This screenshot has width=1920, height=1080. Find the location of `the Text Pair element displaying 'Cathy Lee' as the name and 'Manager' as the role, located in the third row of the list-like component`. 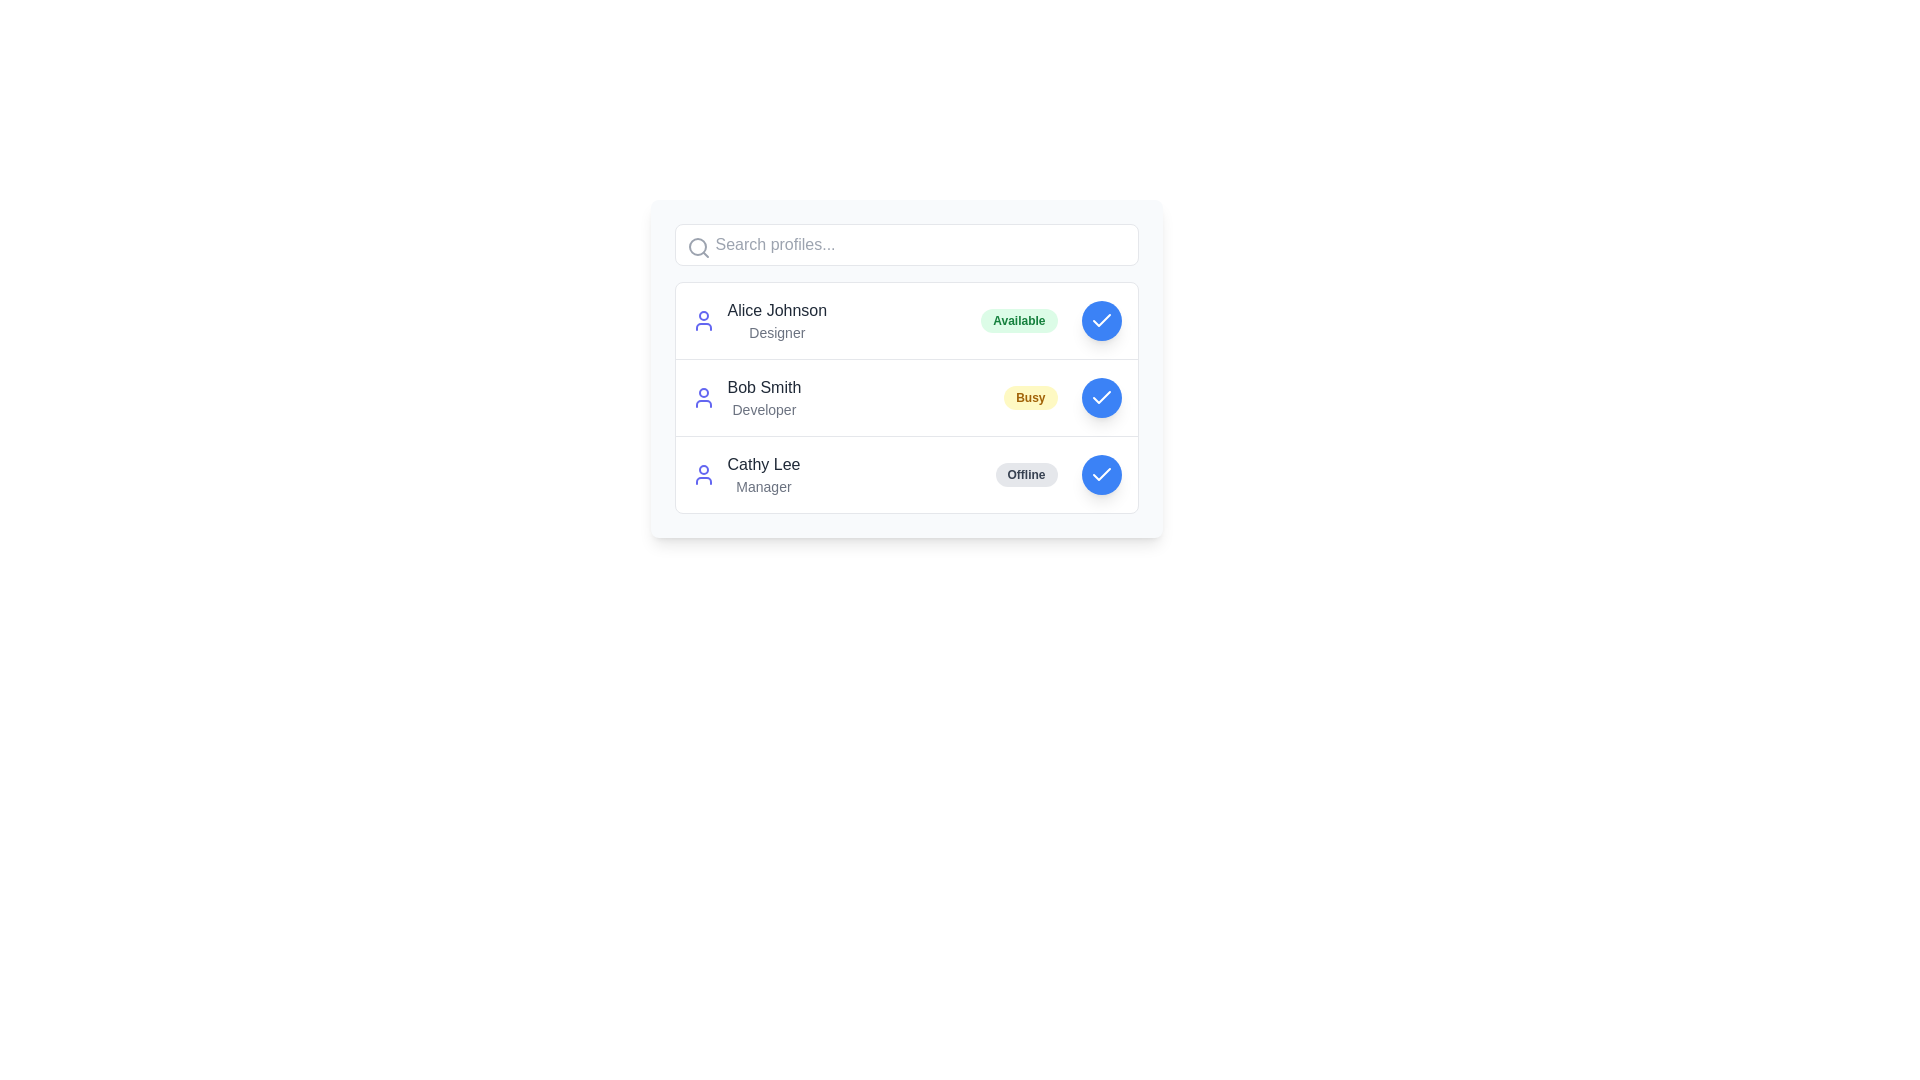

the Text Pair element displaying 'Cathy Lee' as the name and 'Manager' as the role, located in the third row of the list-like component is located at coordinates (762, 474).